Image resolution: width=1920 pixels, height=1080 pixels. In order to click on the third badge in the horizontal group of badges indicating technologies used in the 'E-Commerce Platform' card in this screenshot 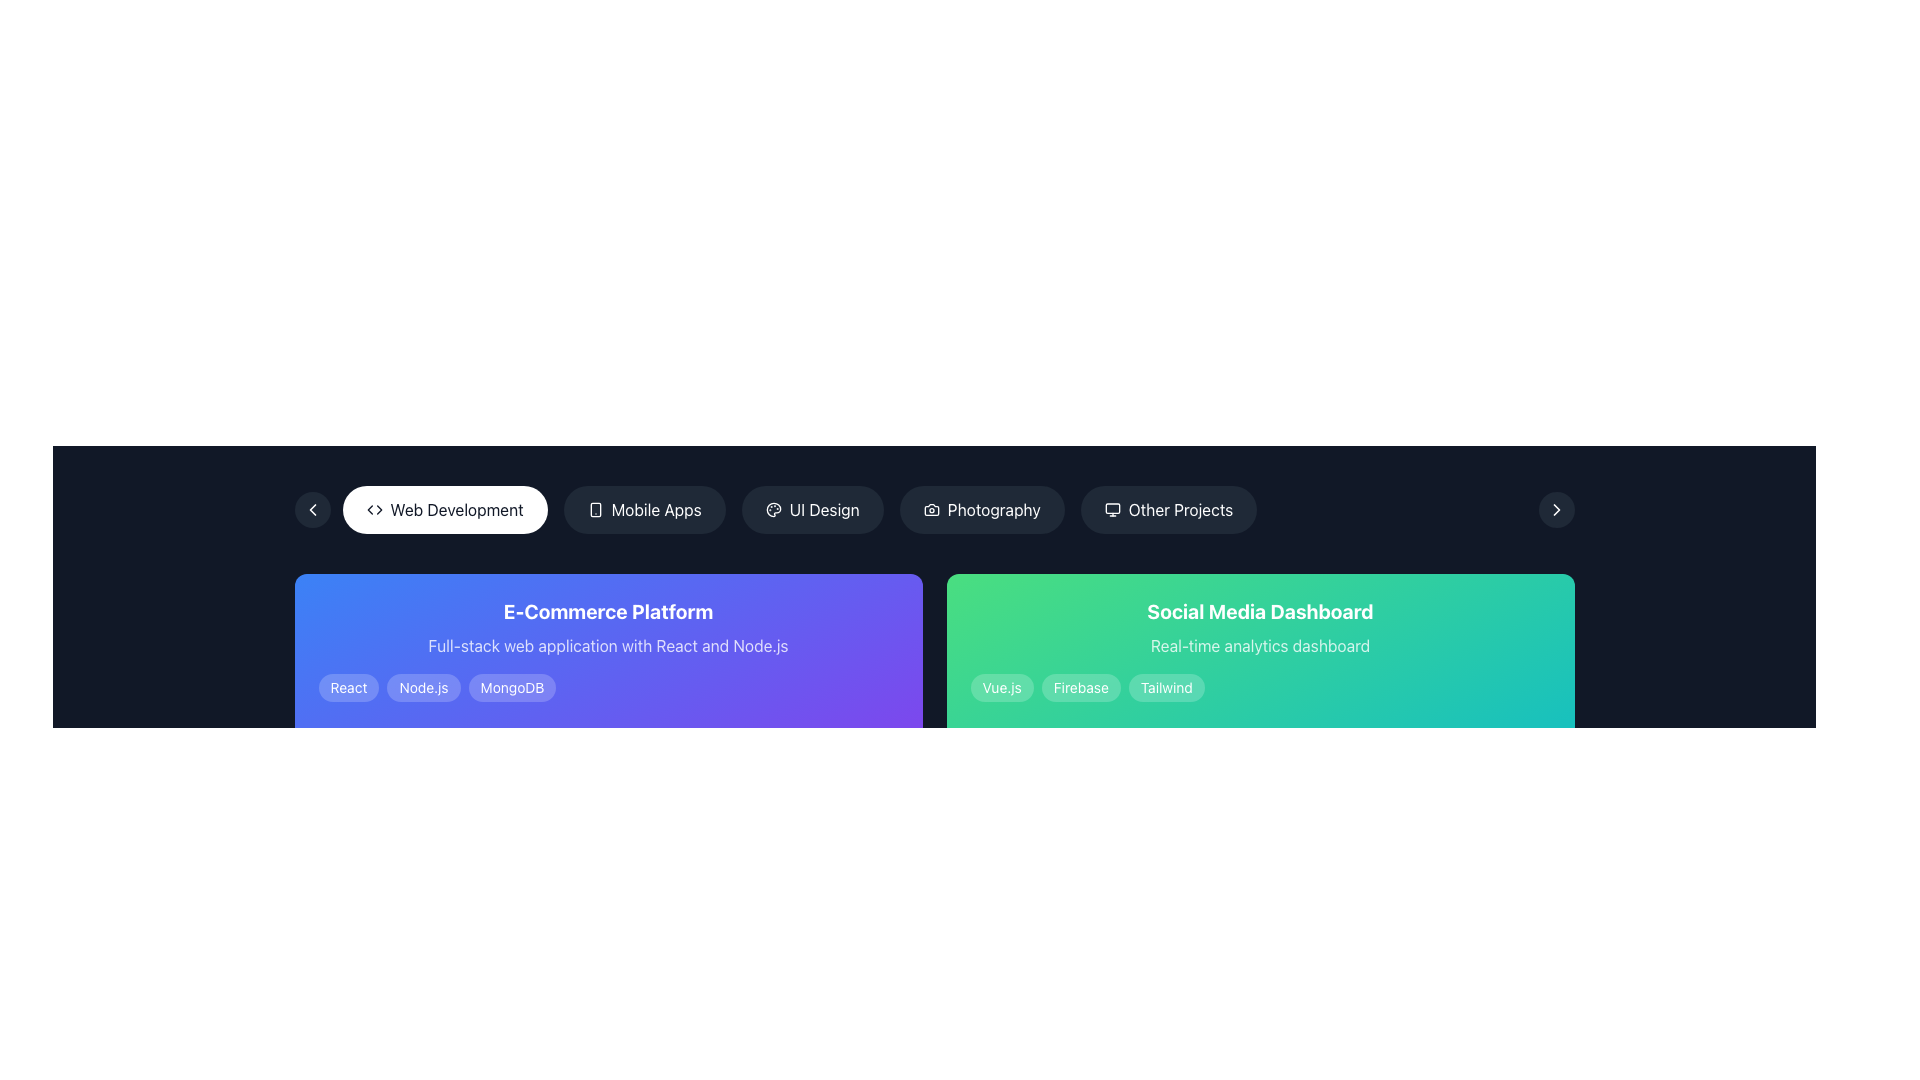, I will do `click(512, 686)`.